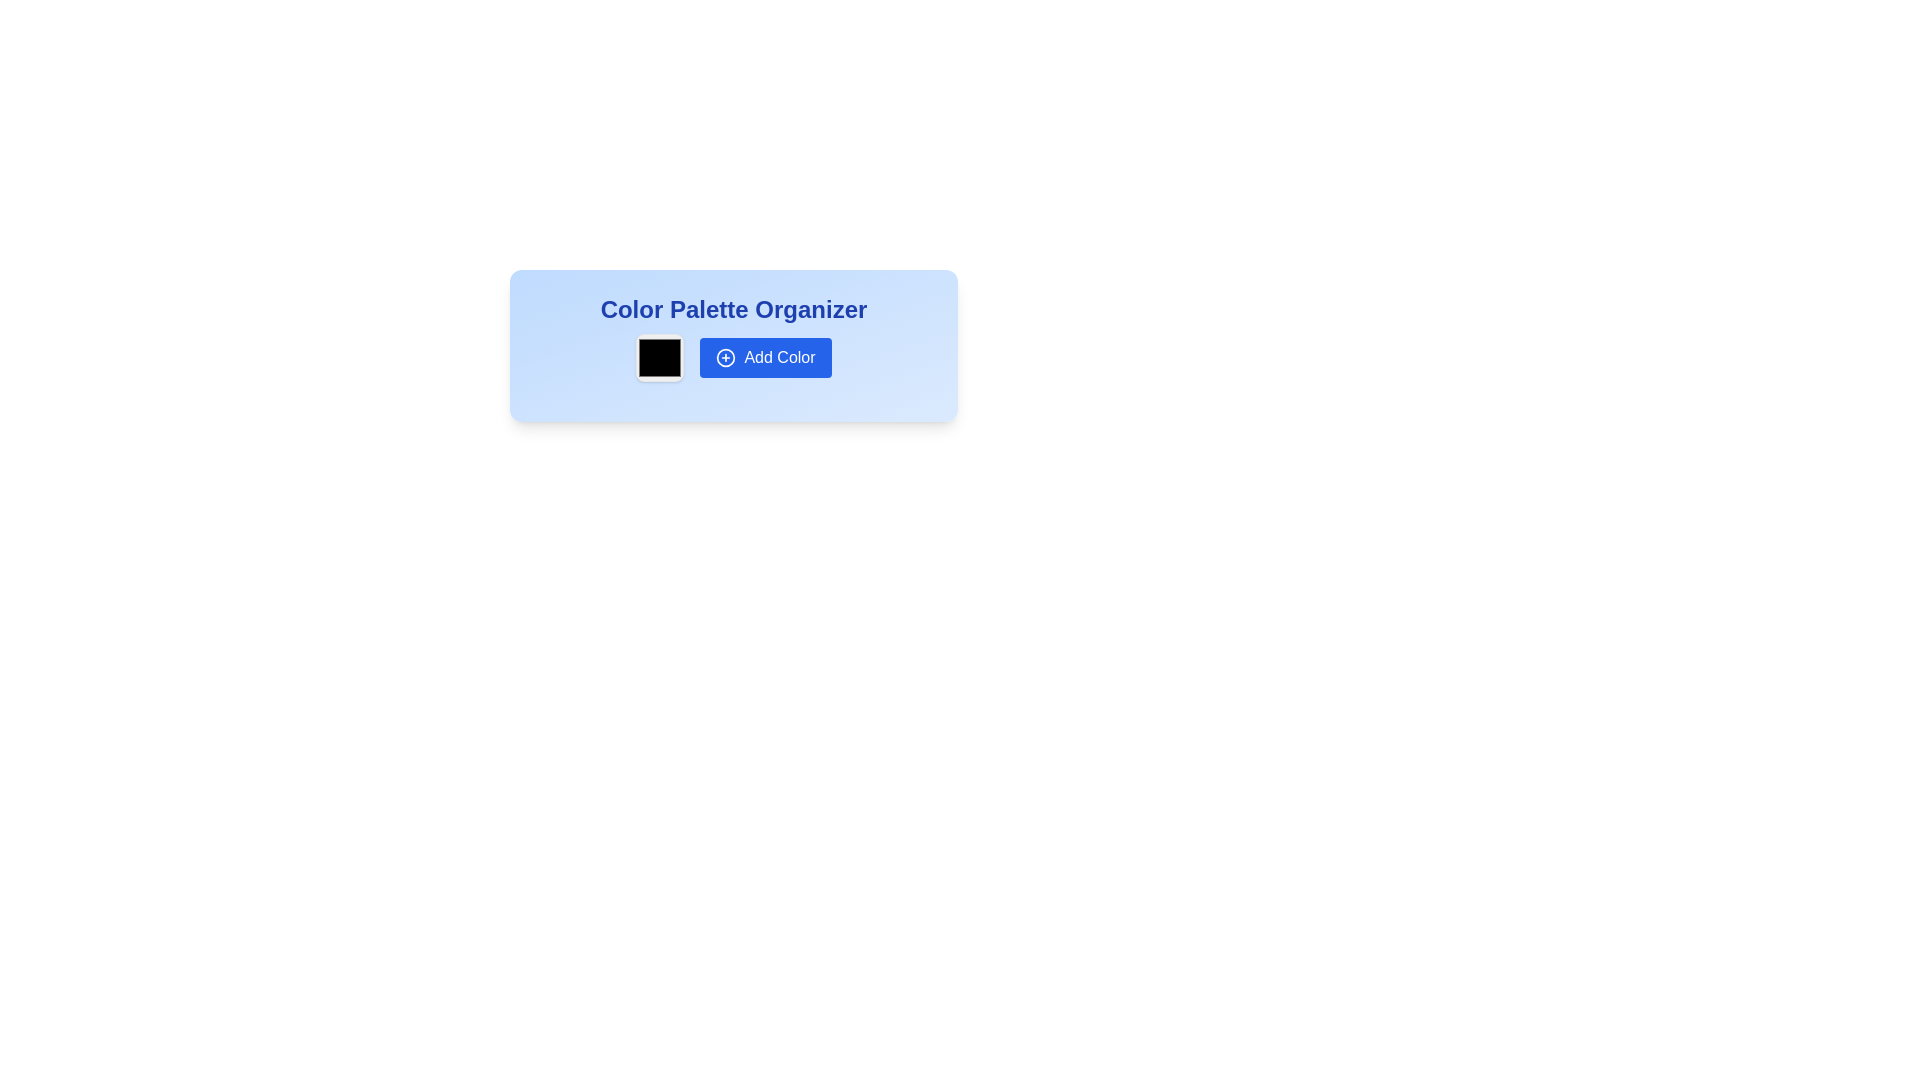  What do you see at coordinates (765, 357) in the screenshot?
I see `the 'Add Color' button located to the right of the black square color sample` at bounding box center [765, 357].